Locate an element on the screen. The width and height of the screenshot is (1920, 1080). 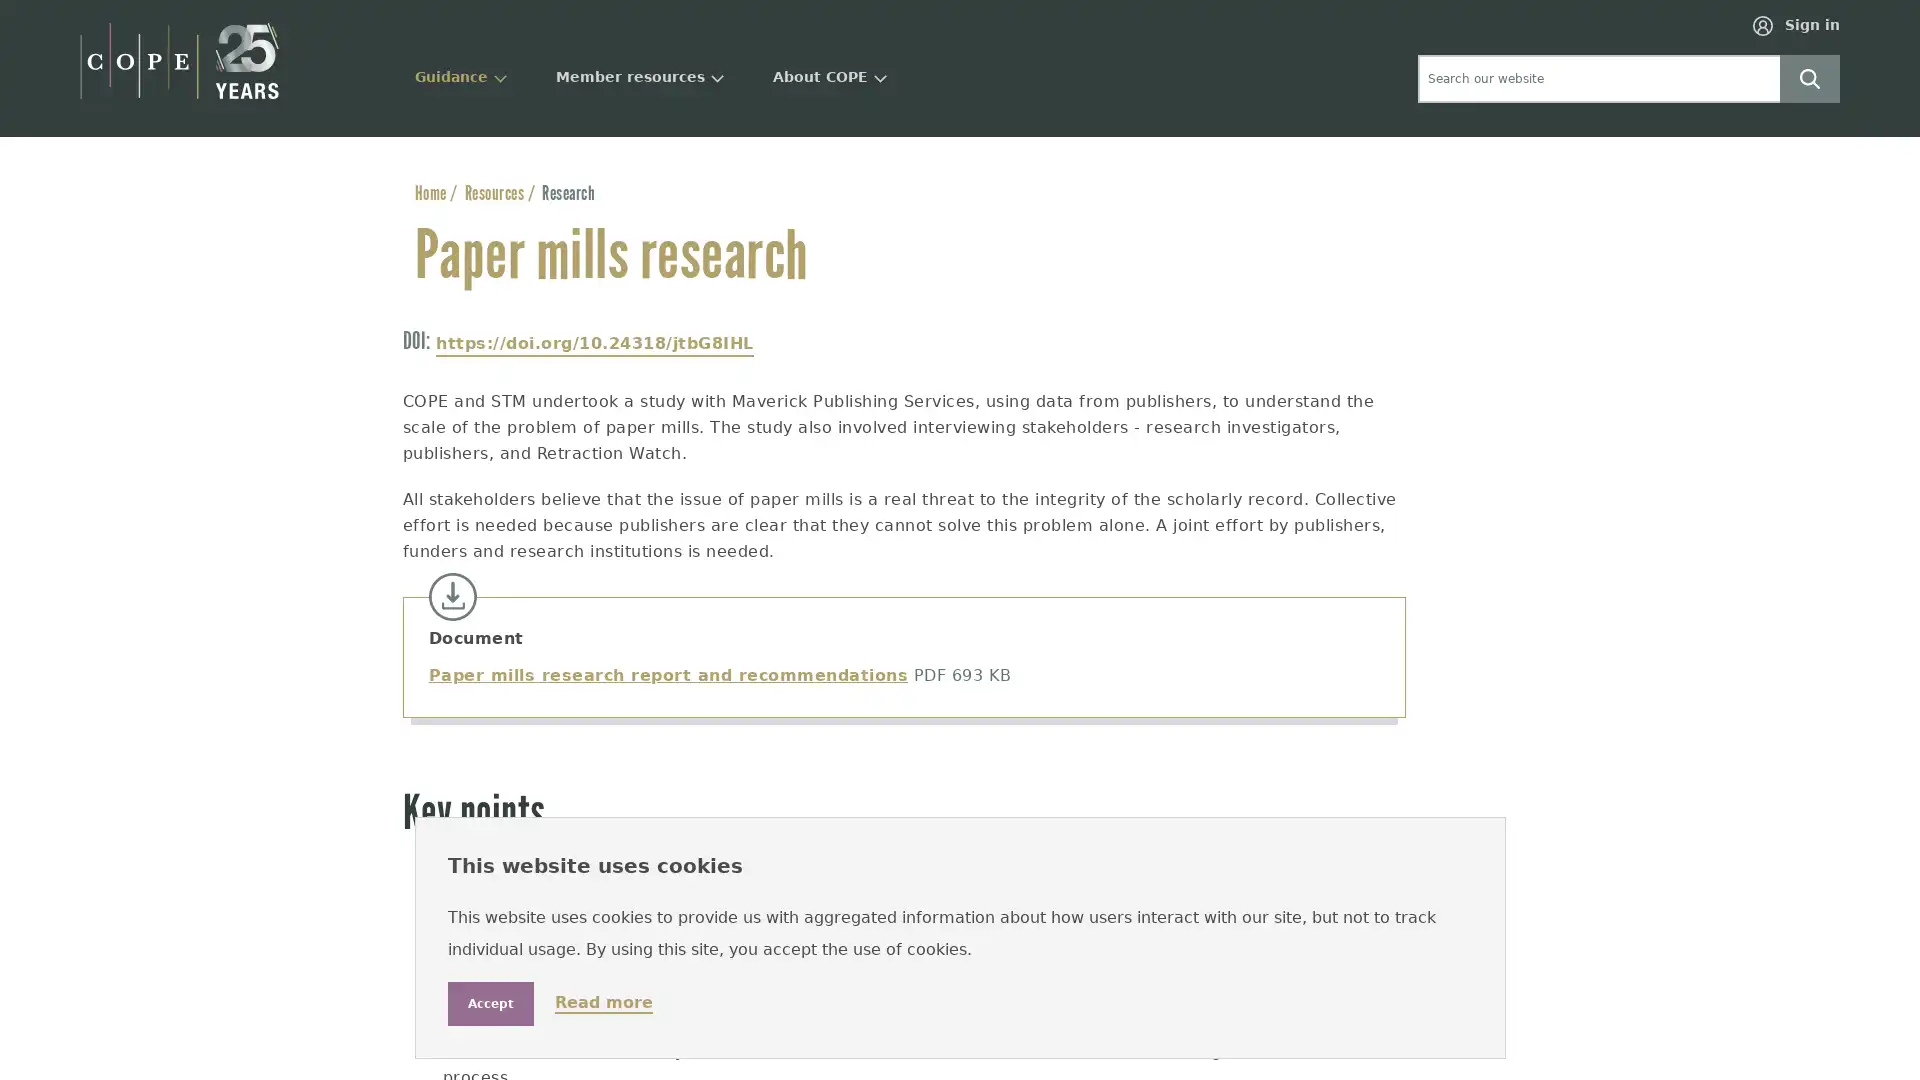
Search is located at coordinates (1809, 76).